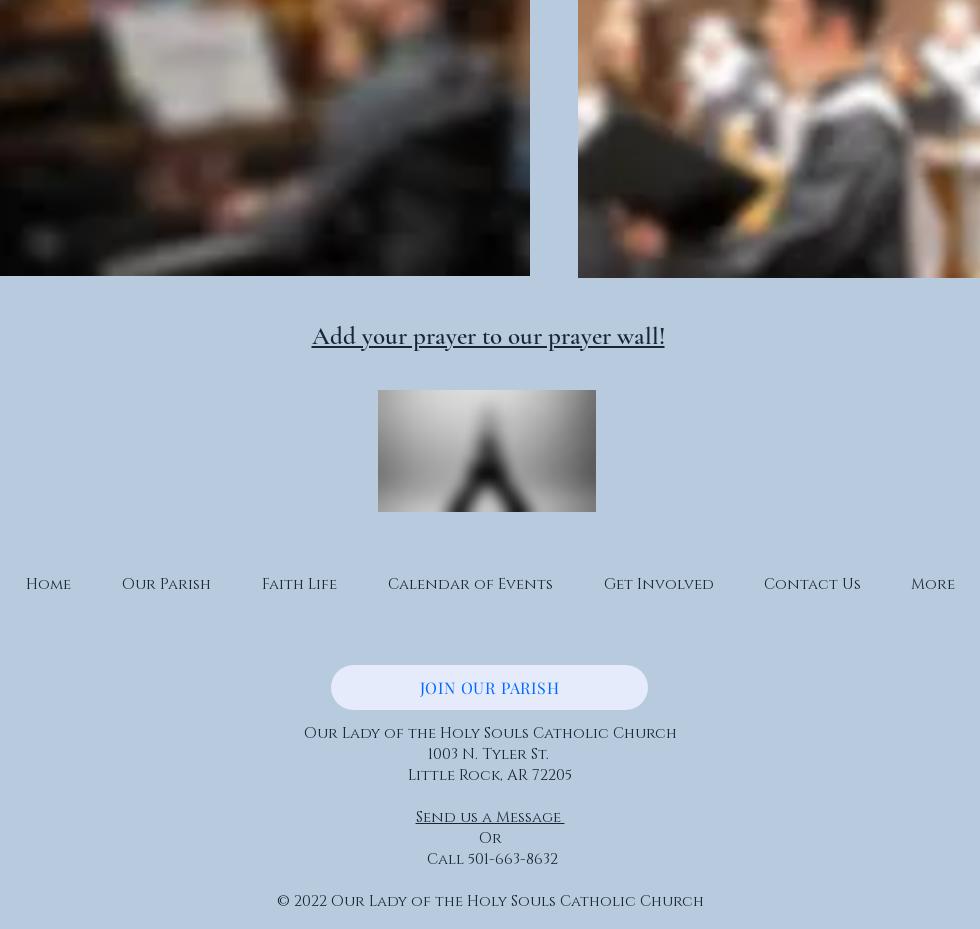  Describe the element at coordinates (812, 583) in the screenshot. I see `'Contact Us'` at that location.